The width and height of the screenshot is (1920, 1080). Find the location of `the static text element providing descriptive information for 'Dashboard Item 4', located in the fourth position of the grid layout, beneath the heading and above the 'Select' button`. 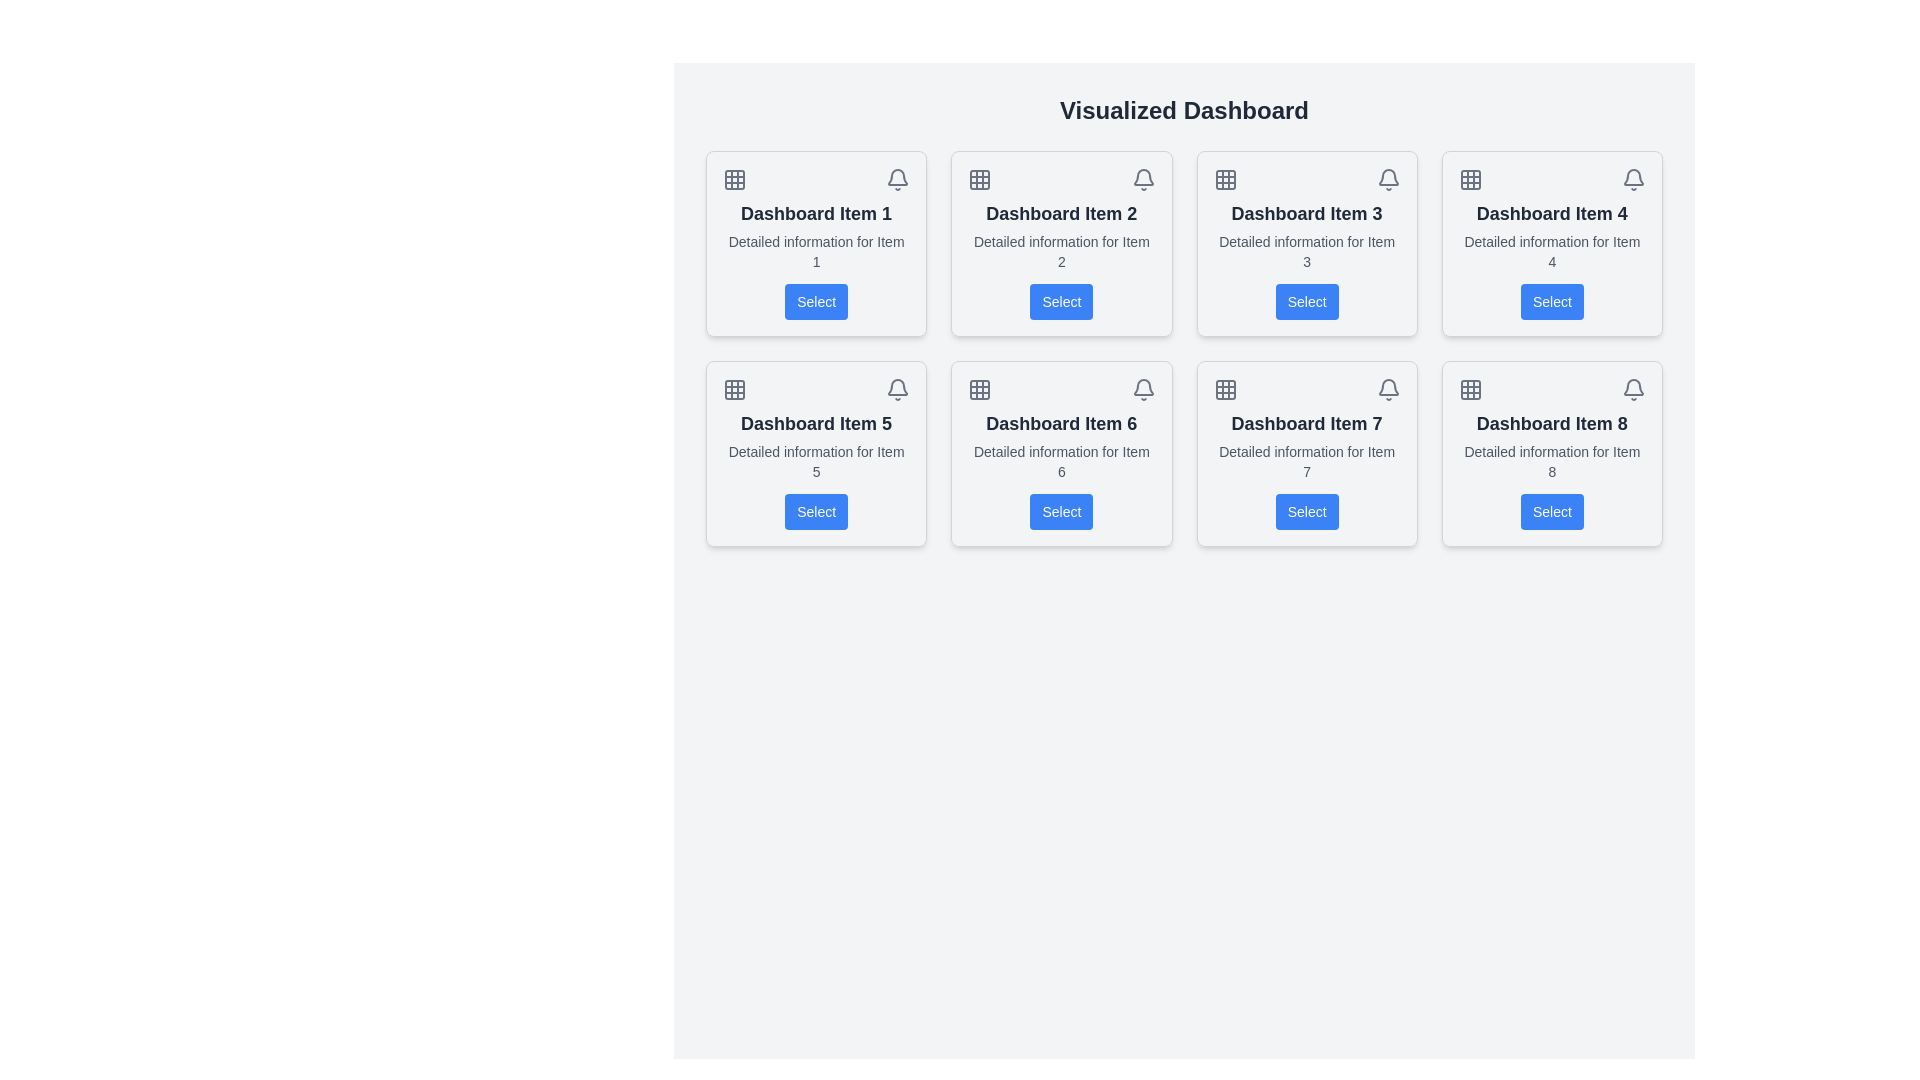

the static text element providing descriptive information for 'Dashboard Item 4', located in the fourth position of the grid layout, beneath the heading and above the 'Select' button is located at coordinates (1551, 250).